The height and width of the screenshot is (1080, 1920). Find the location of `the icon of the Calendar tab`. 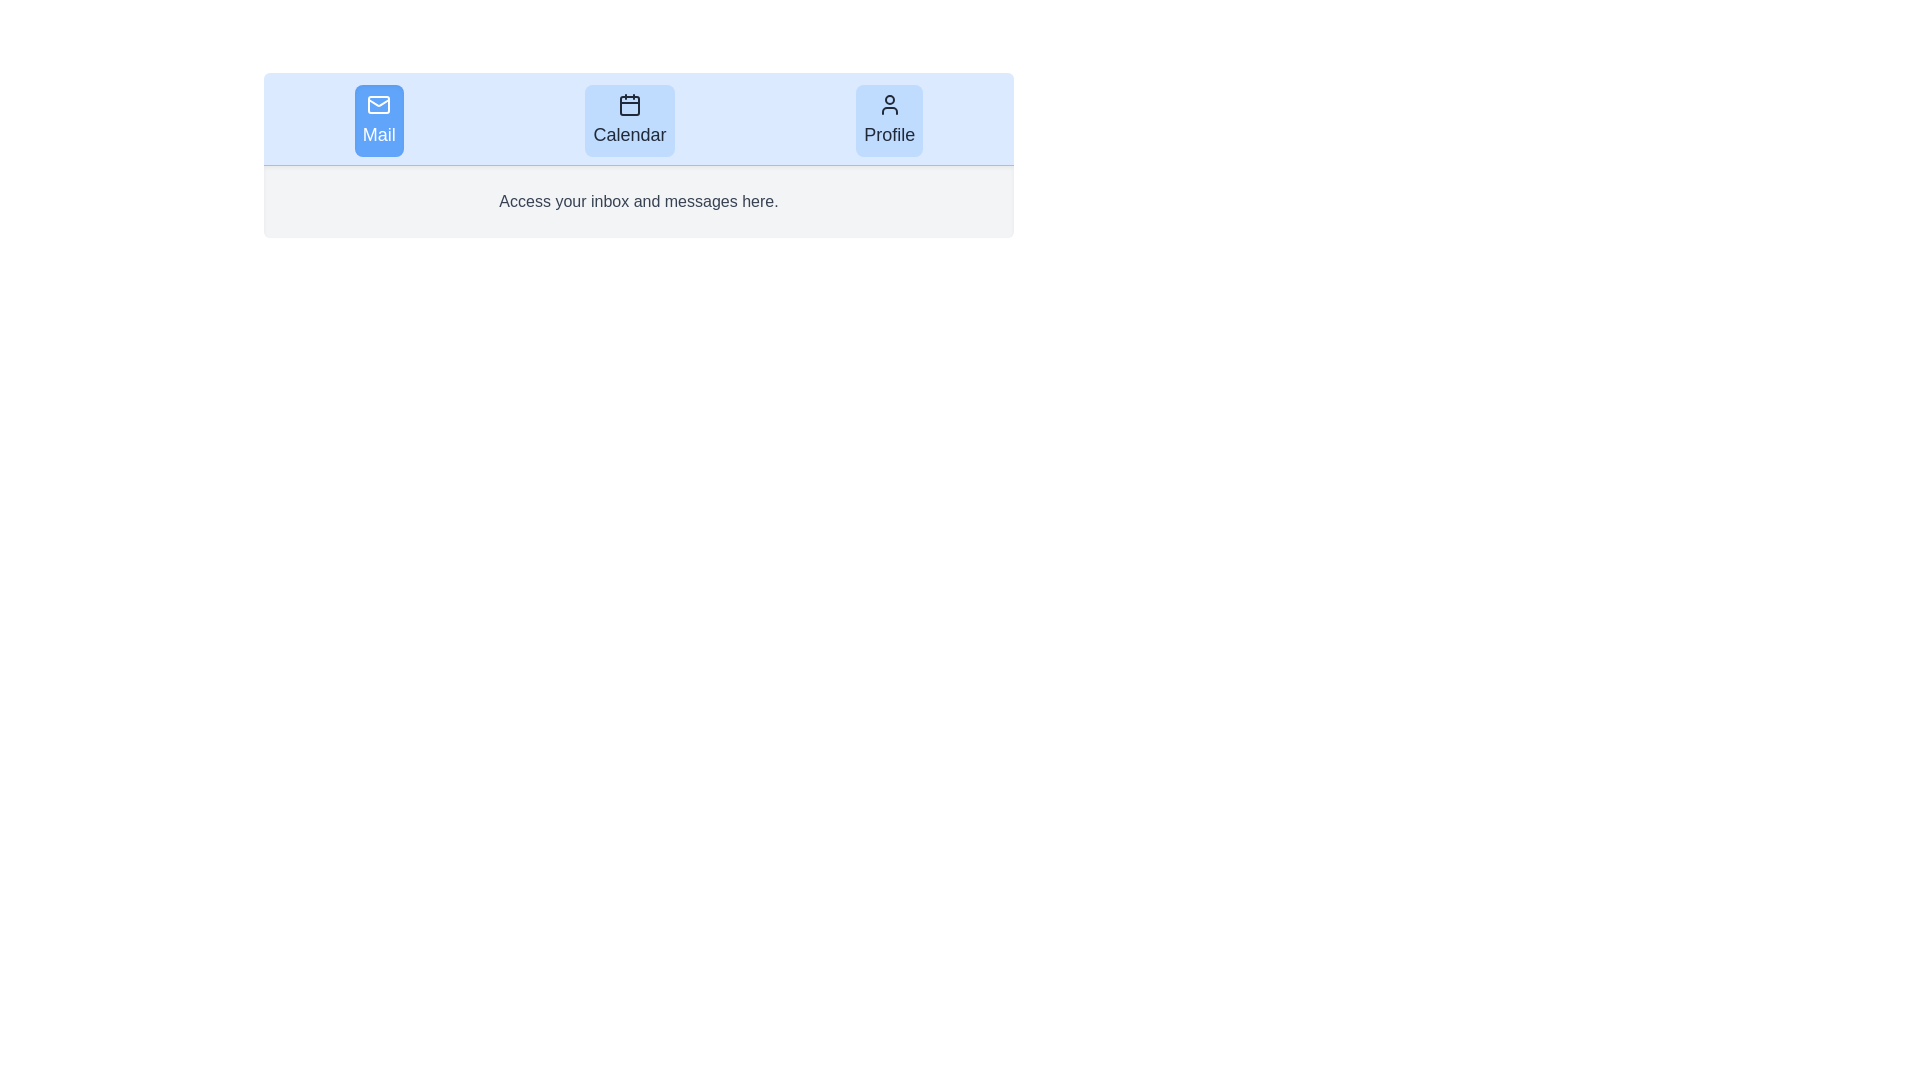

the icon of the Calendar tab is located at coordinates (628, 120).